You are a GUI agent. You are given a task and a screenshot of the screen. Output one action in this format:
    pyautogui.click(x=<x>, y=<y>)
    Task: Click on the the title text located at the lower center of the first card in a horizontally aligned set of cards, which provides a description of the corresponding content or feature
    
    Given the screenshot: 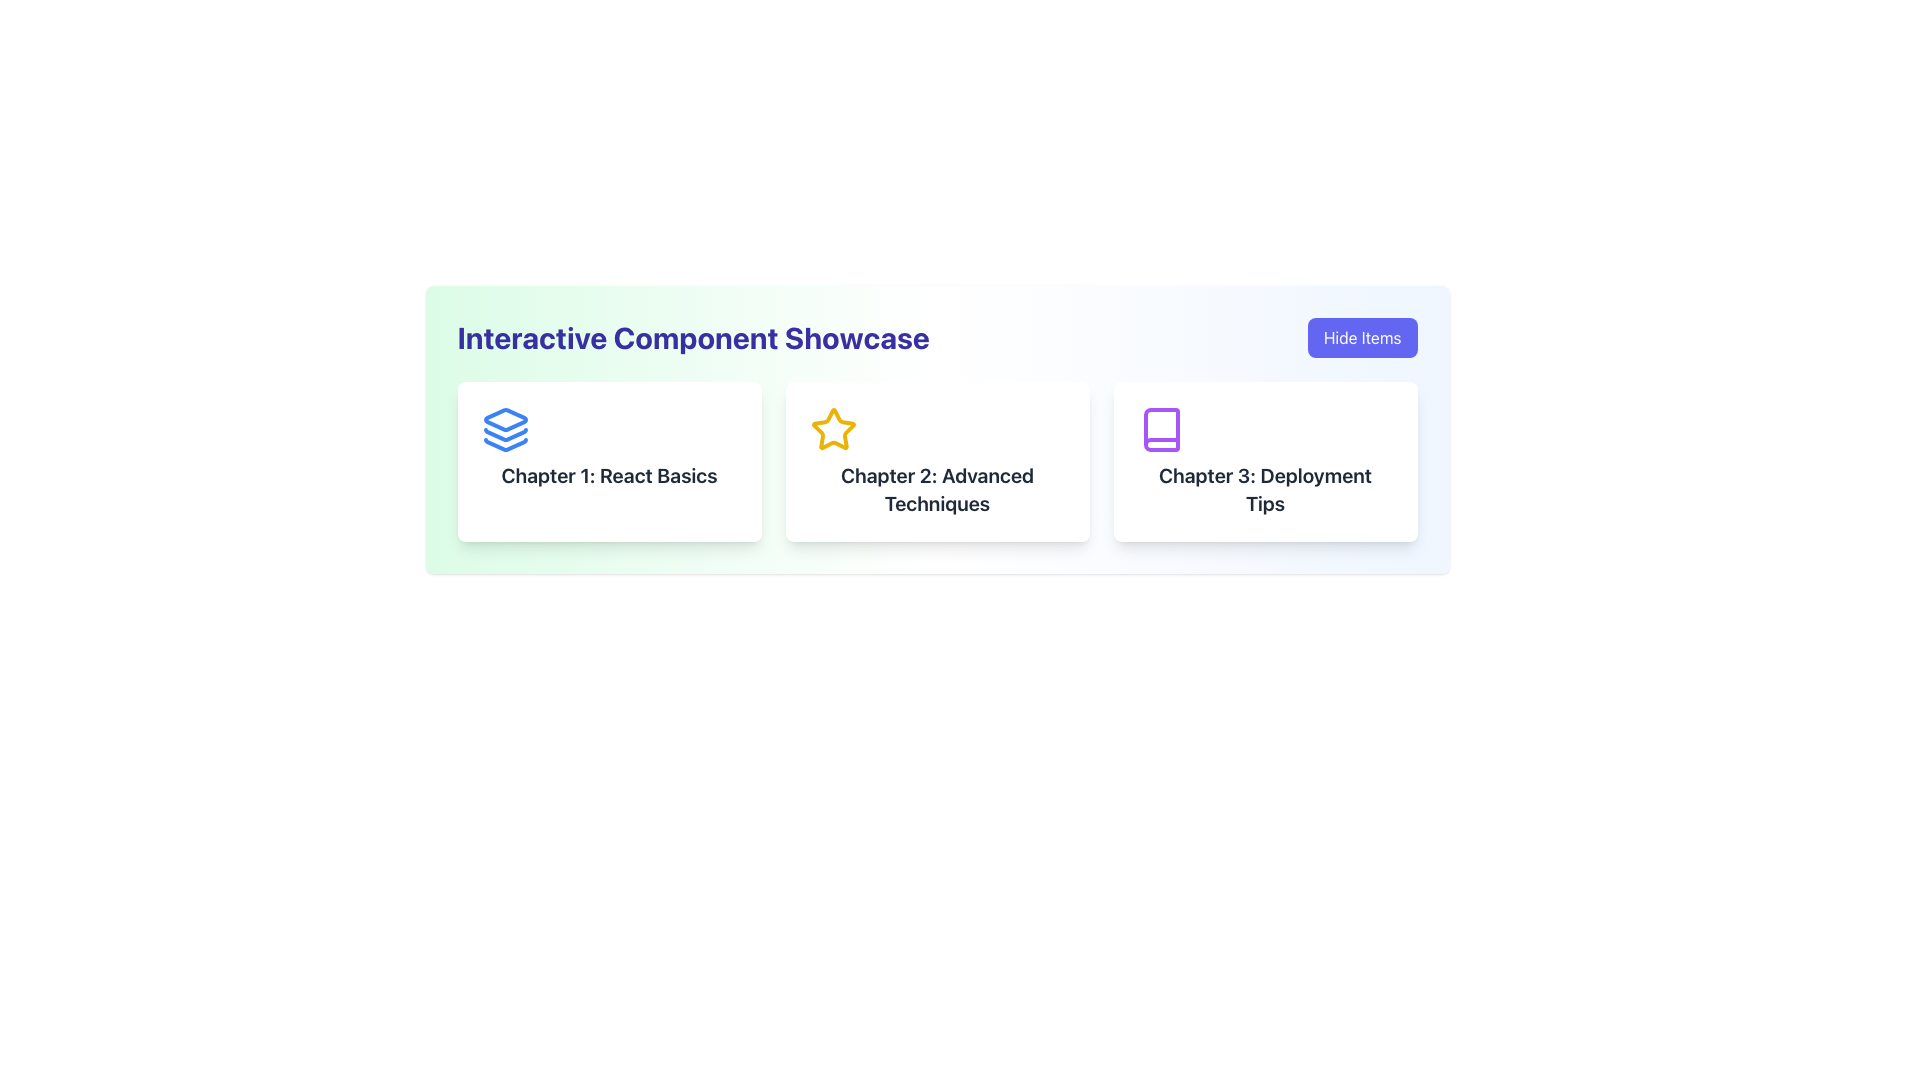 What is the action you would take?
    pyautogui.click(x=608, y=475)
    